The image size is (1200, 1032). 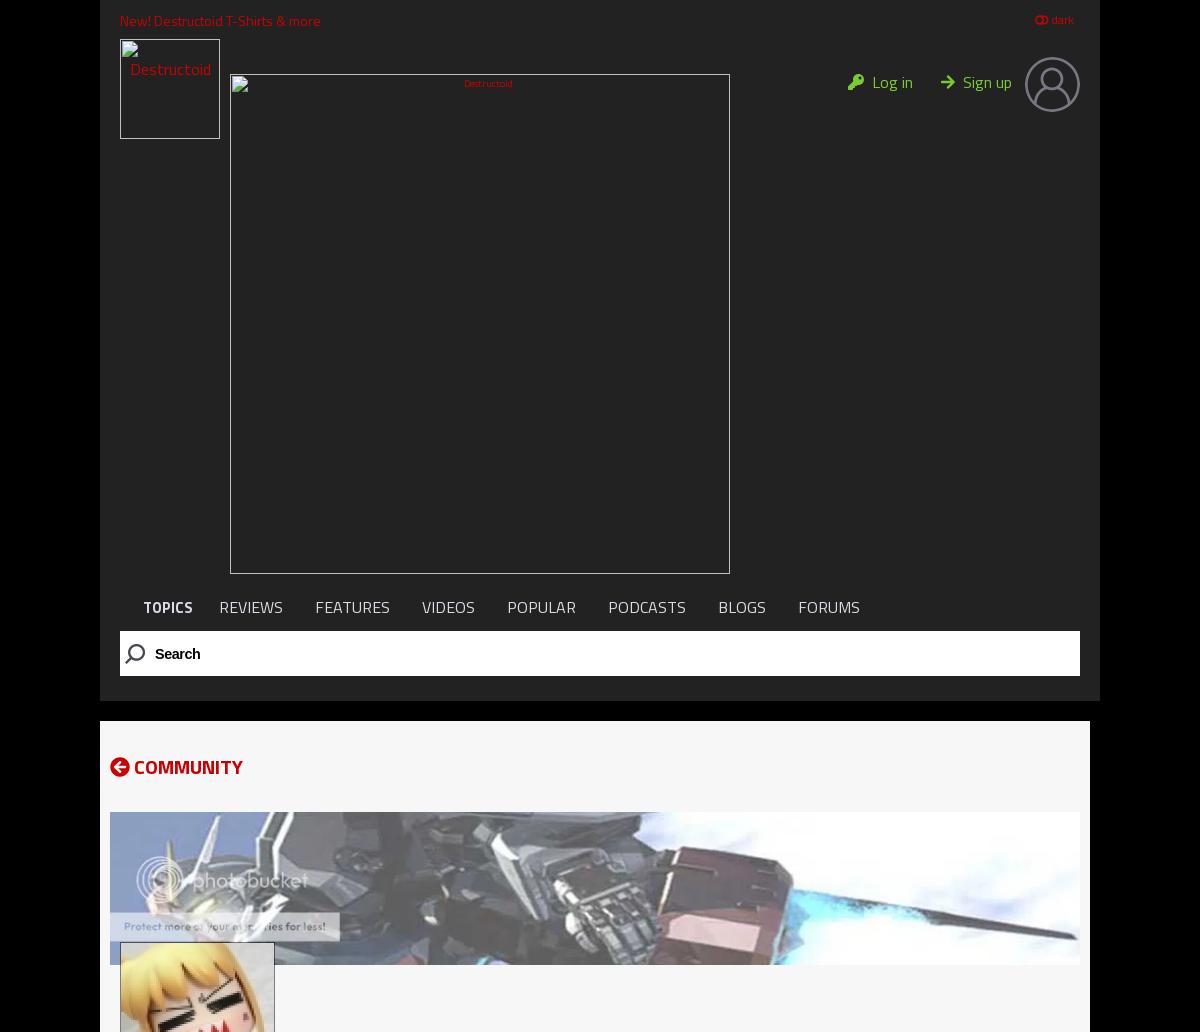 What do you see at coordinates (250, 607) in the screenshot?
I see `'REVIEWS'` at bounding box center [250, 607].